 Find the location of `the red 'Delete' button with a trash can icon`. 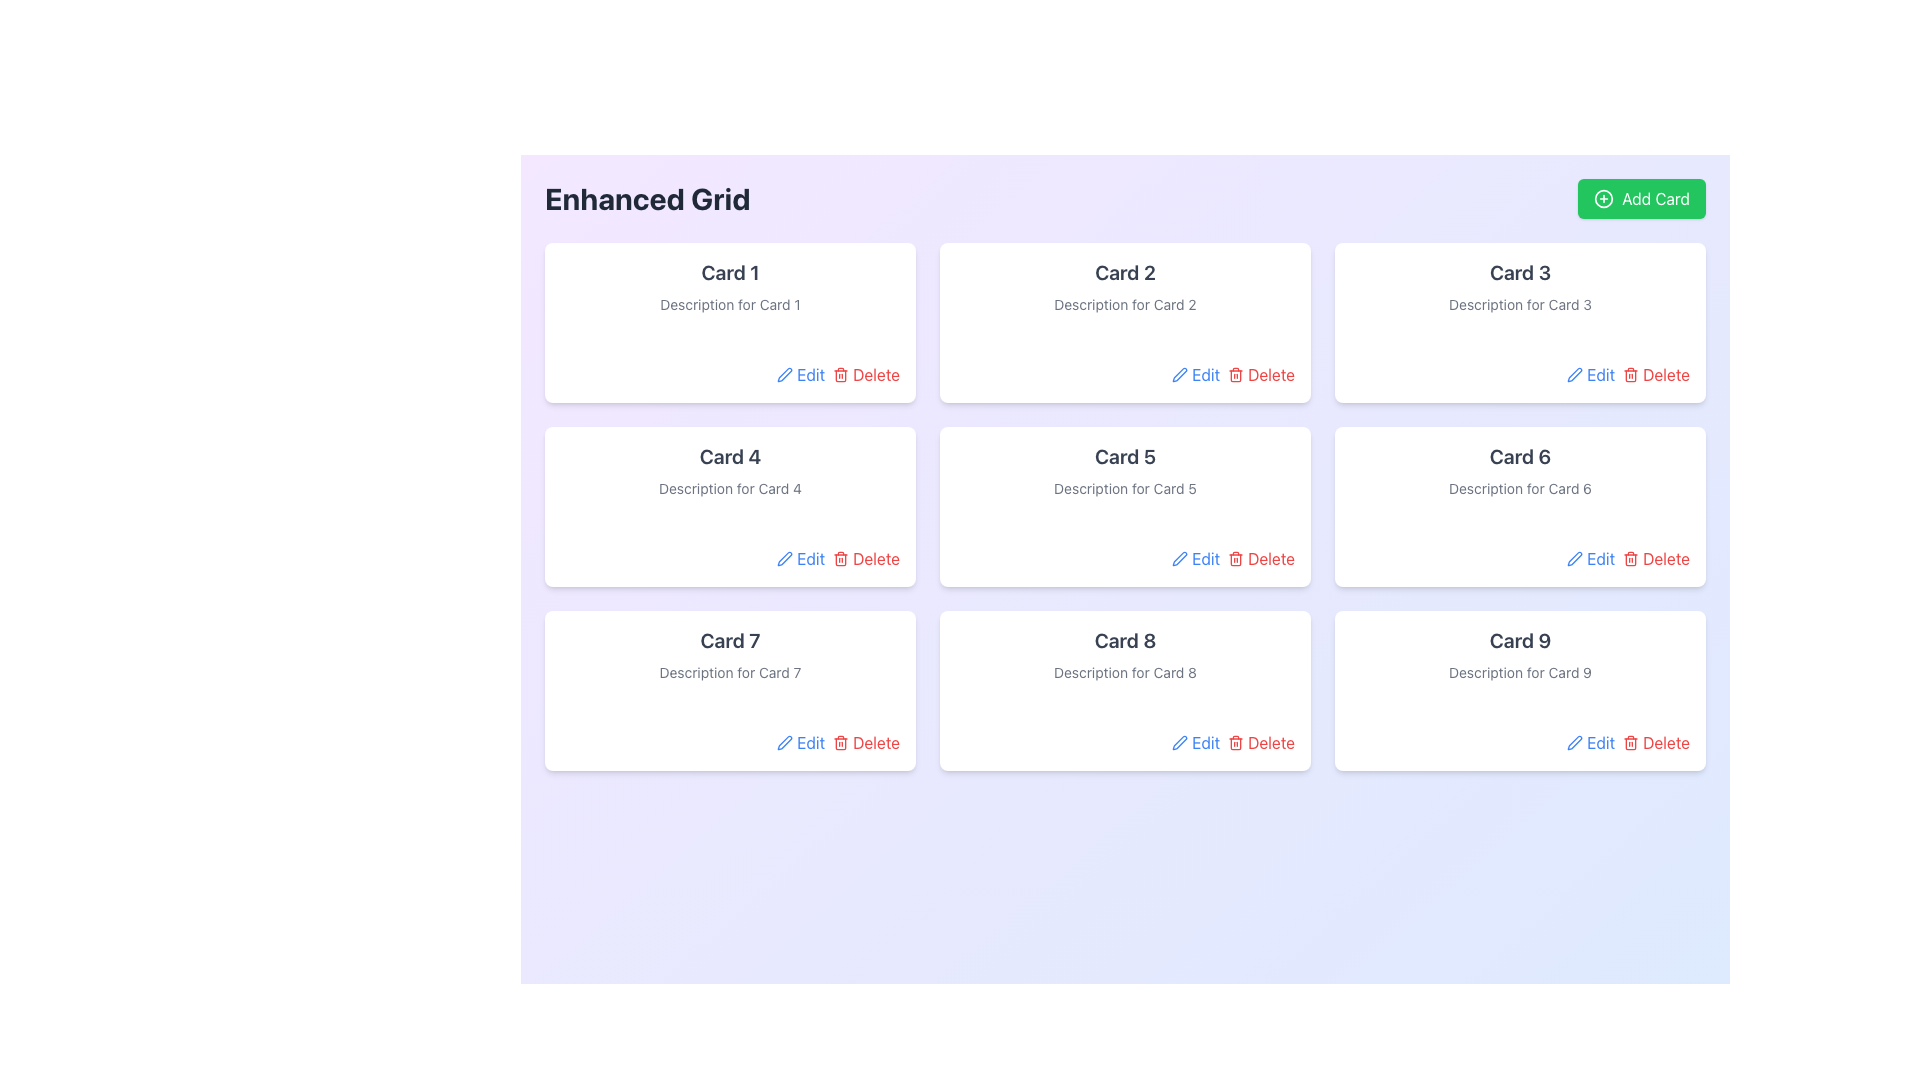

the red 'Delete' button with a trash can icon is located at coordinates (1656, 743).